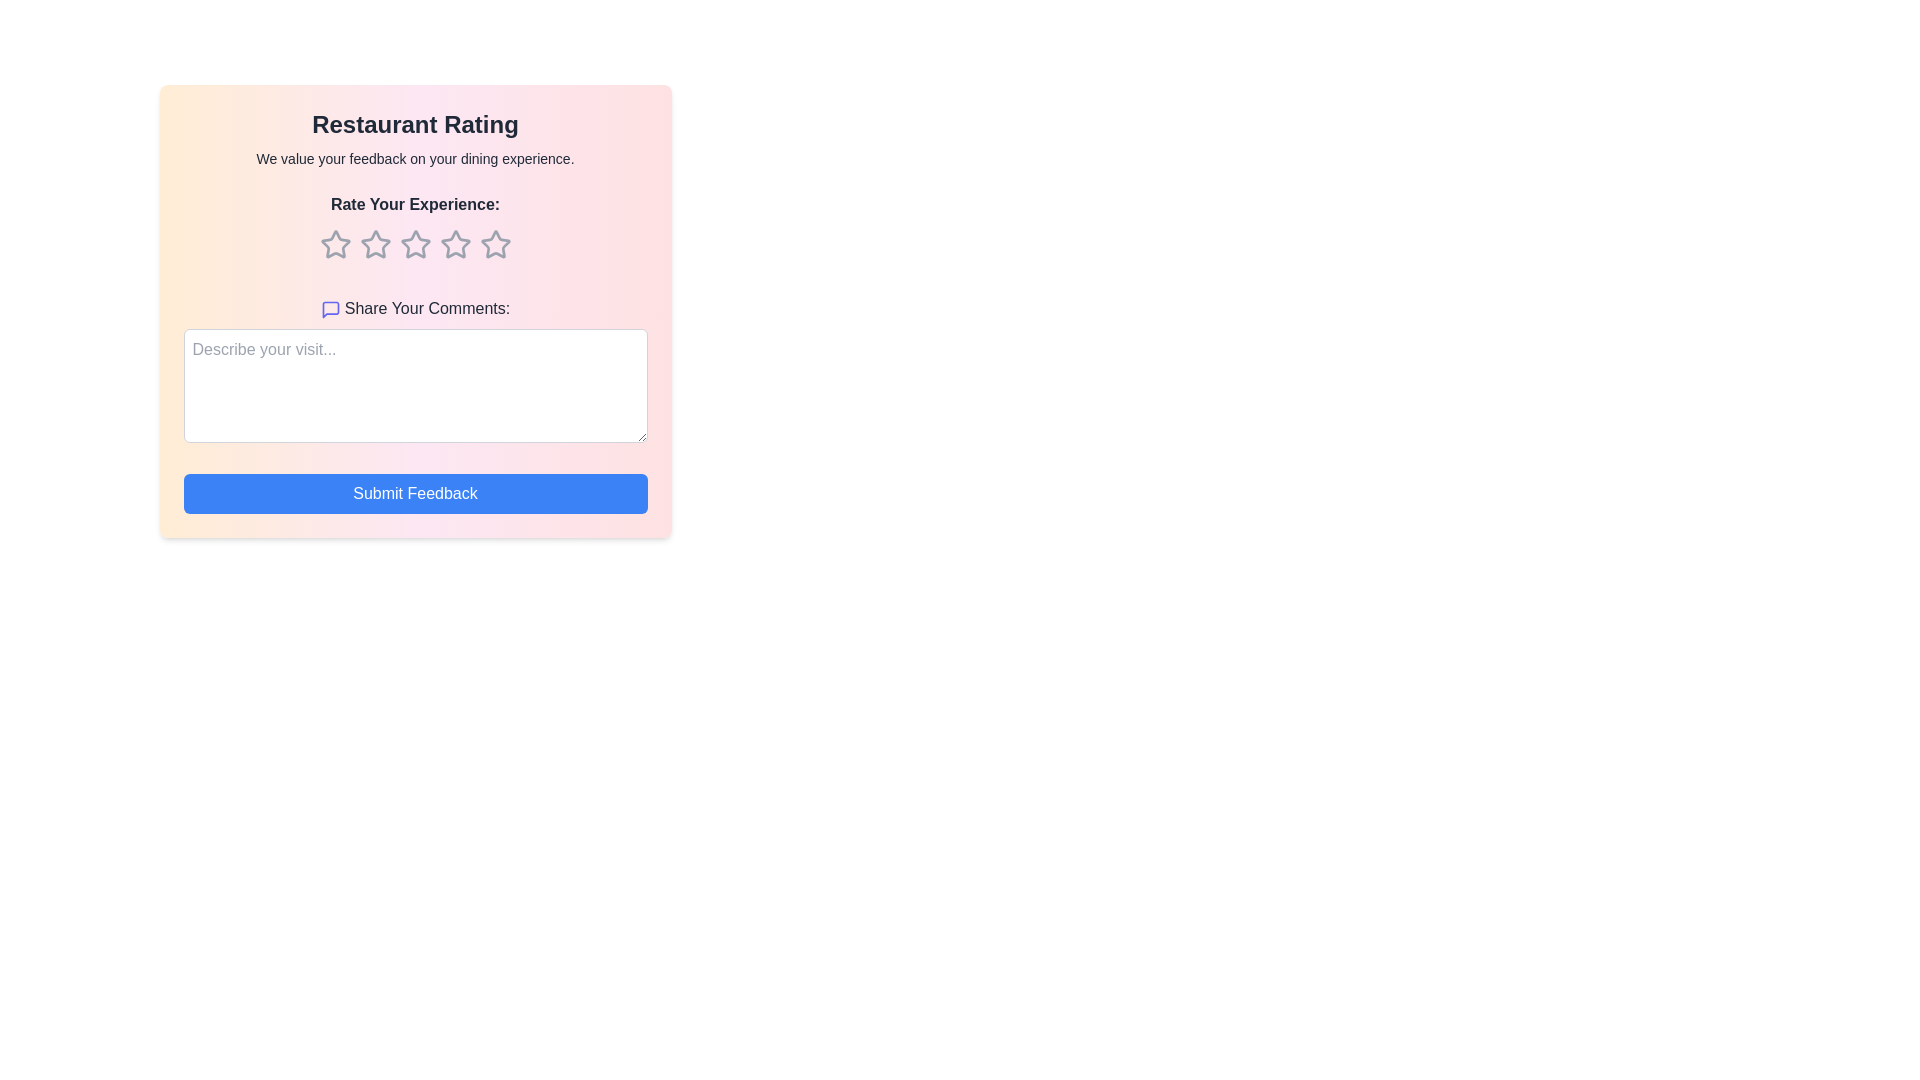  I want to click on the feedback submission button located below the 'Share Your Comments:' text area to observe styling changes, so click(414, 493).